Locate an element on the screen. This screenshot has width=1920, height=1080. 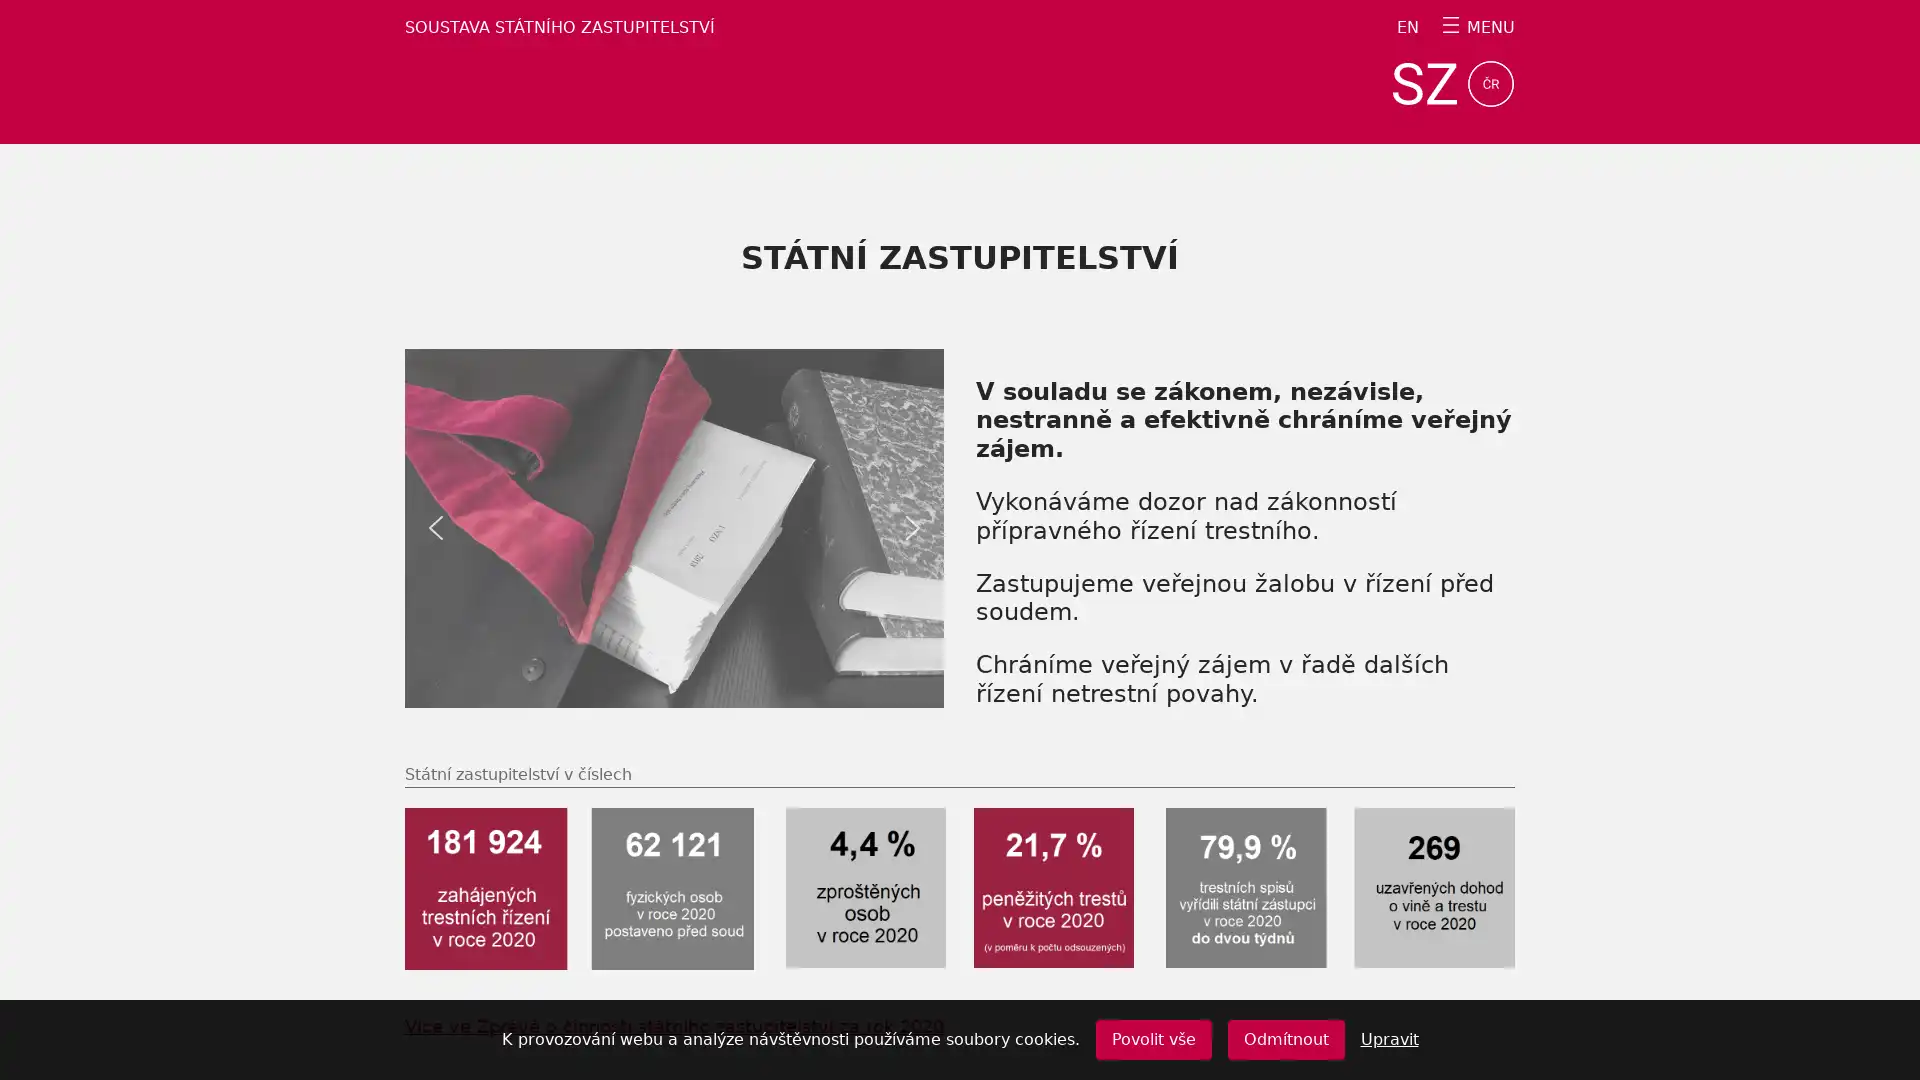
previous arrow is located at coordinates (435, 527).